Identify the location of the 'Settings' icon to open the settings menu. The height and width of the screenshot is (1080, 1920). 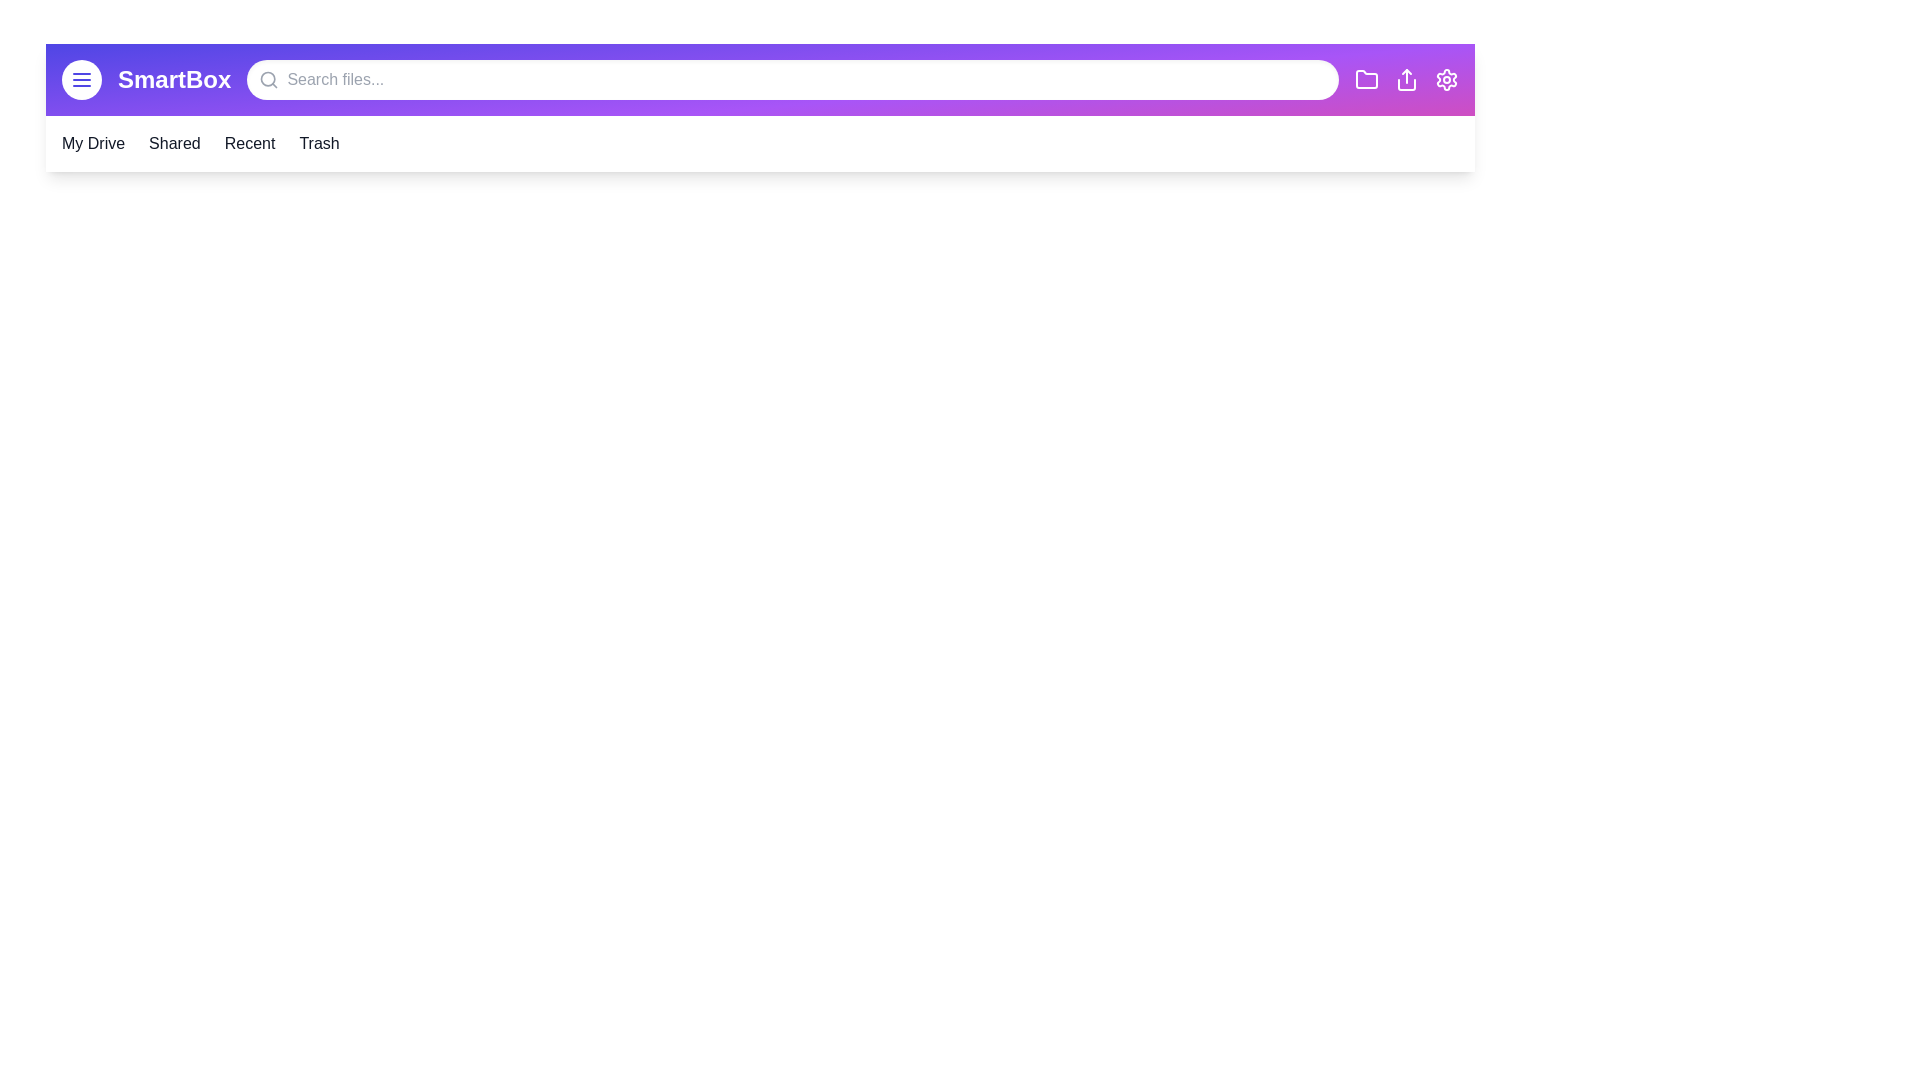
(1446, 79).